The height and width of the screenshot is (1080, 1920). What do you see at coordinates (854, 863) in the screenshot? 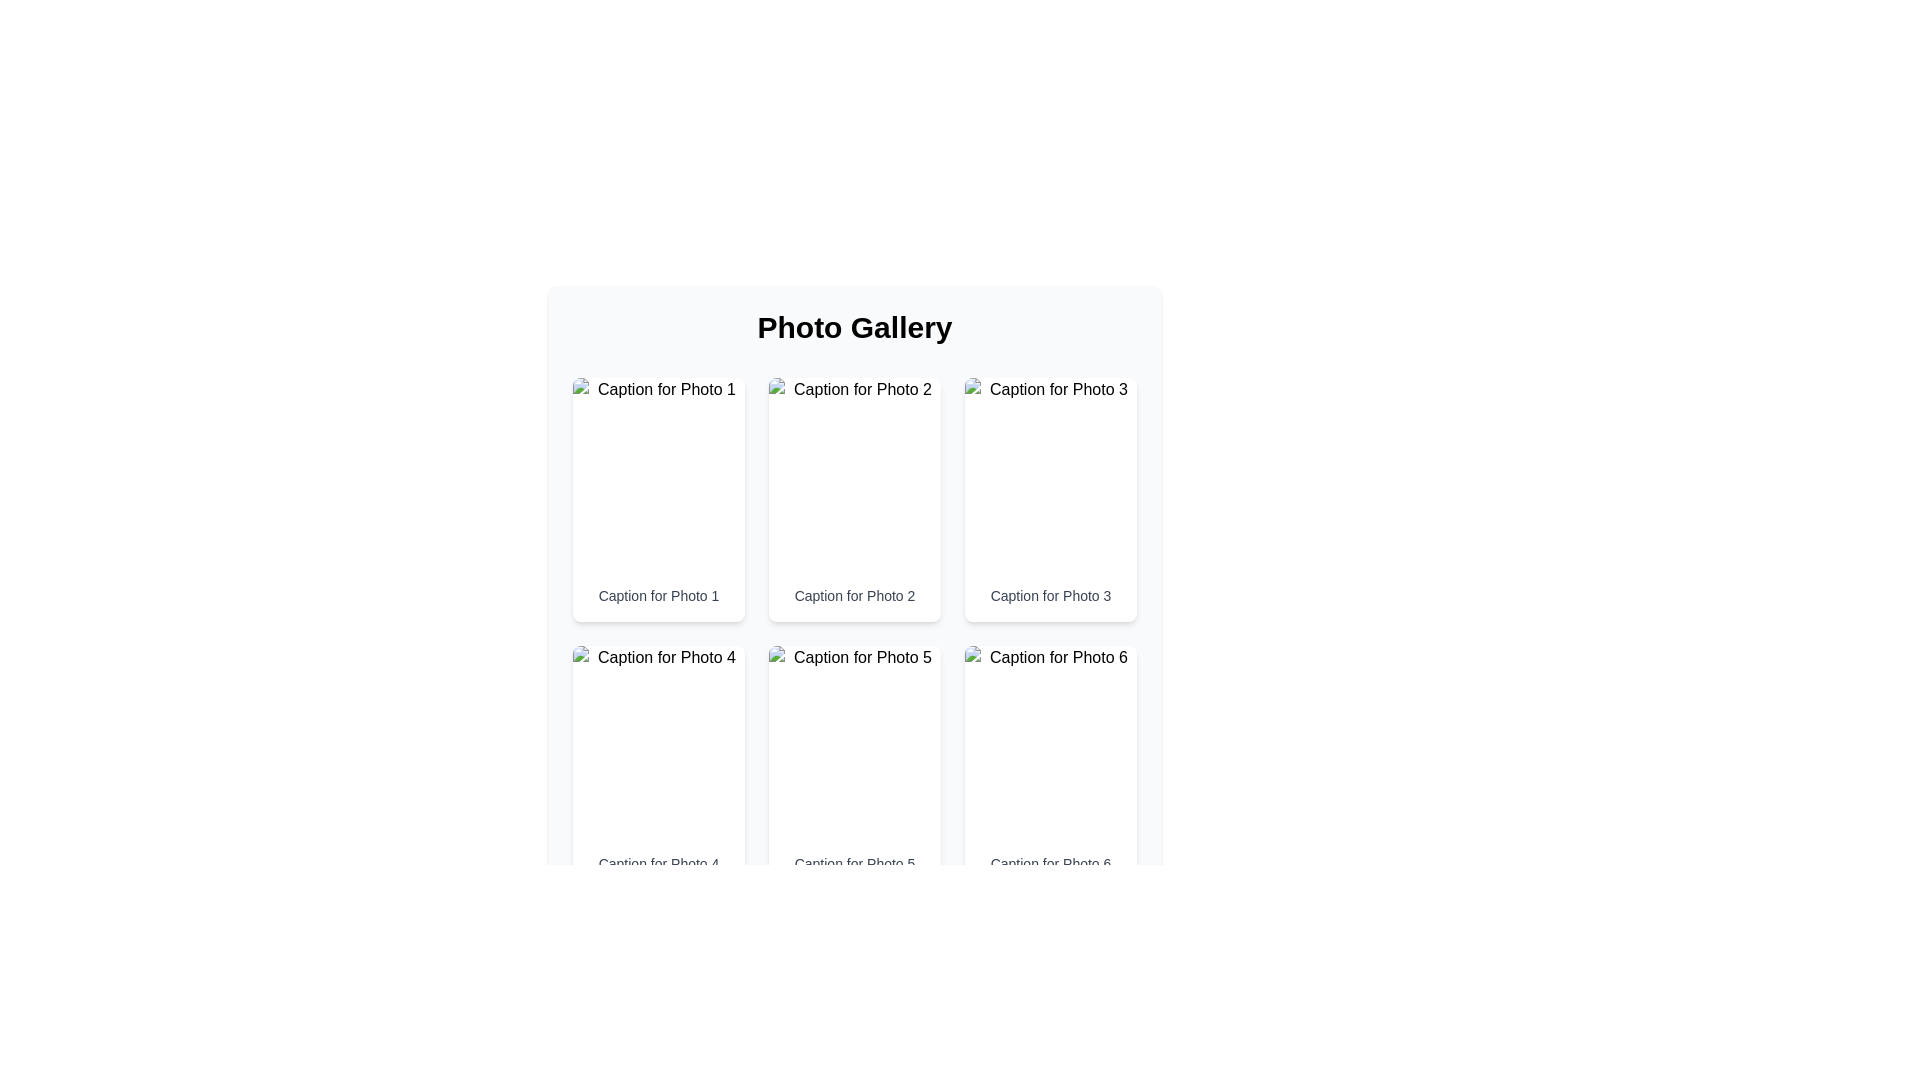
I see `the Text Label that displays the caption for the fifth photo in the gallery, located in the middle column of the second row` at bounding box center [854, 863].